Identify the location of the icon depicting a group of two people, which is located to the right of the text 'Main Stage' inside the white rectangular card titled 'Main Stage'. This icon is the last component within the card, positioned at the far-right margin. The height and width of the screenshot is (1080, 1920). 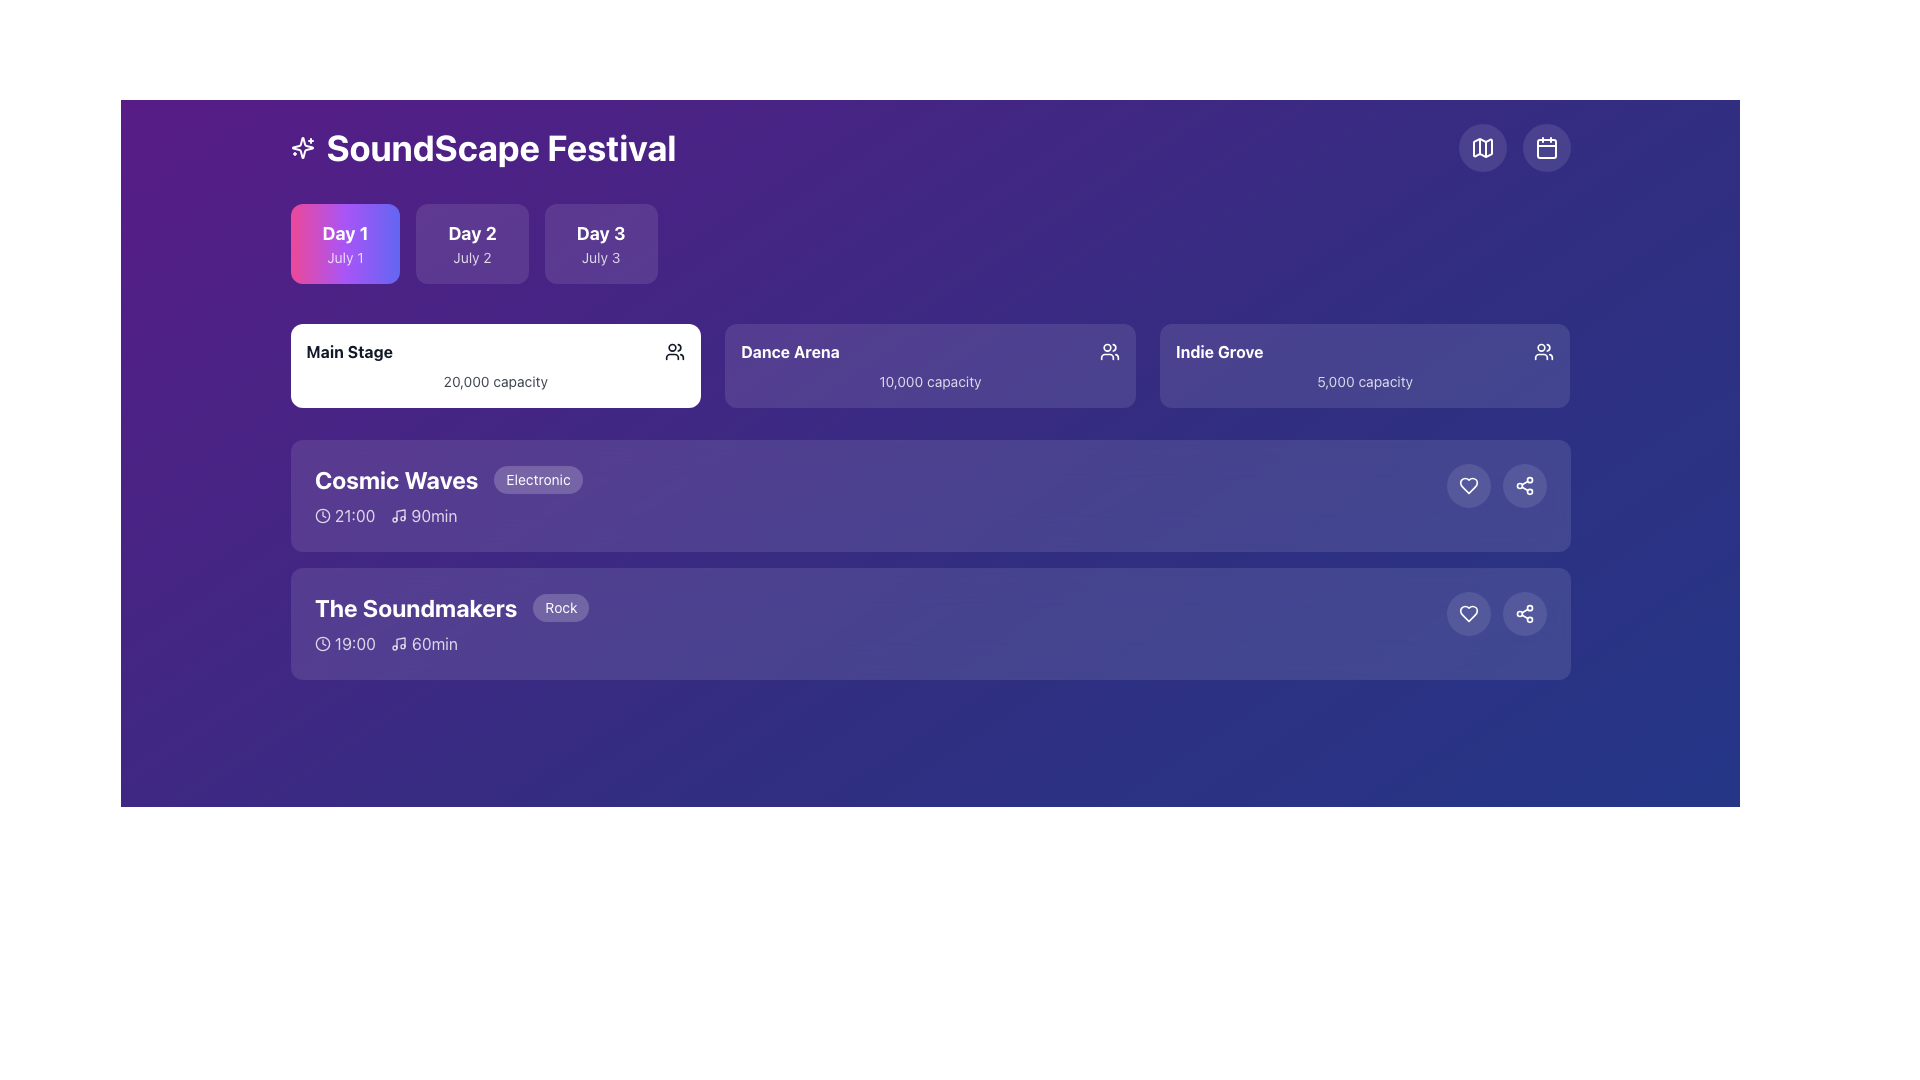
(675, 350).